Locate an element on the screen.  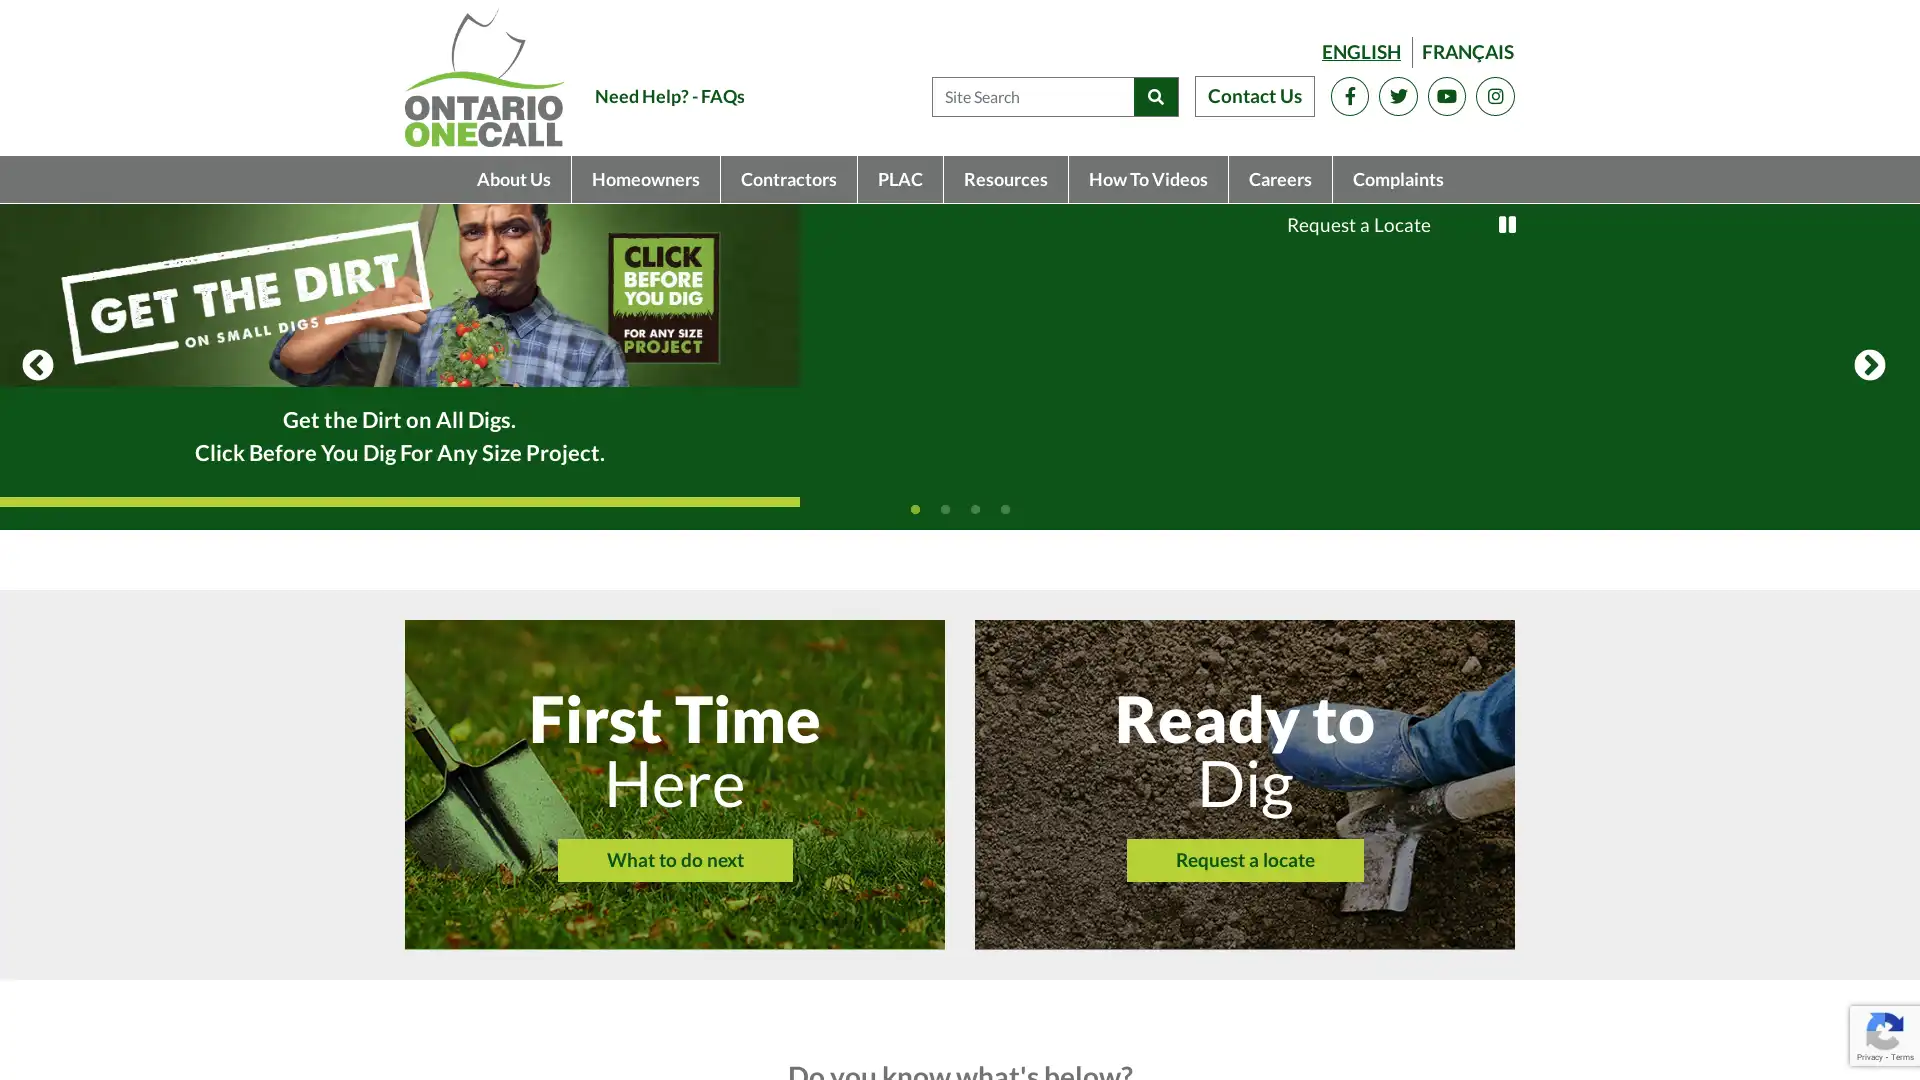
Previous is located at coordinates (38, 482).